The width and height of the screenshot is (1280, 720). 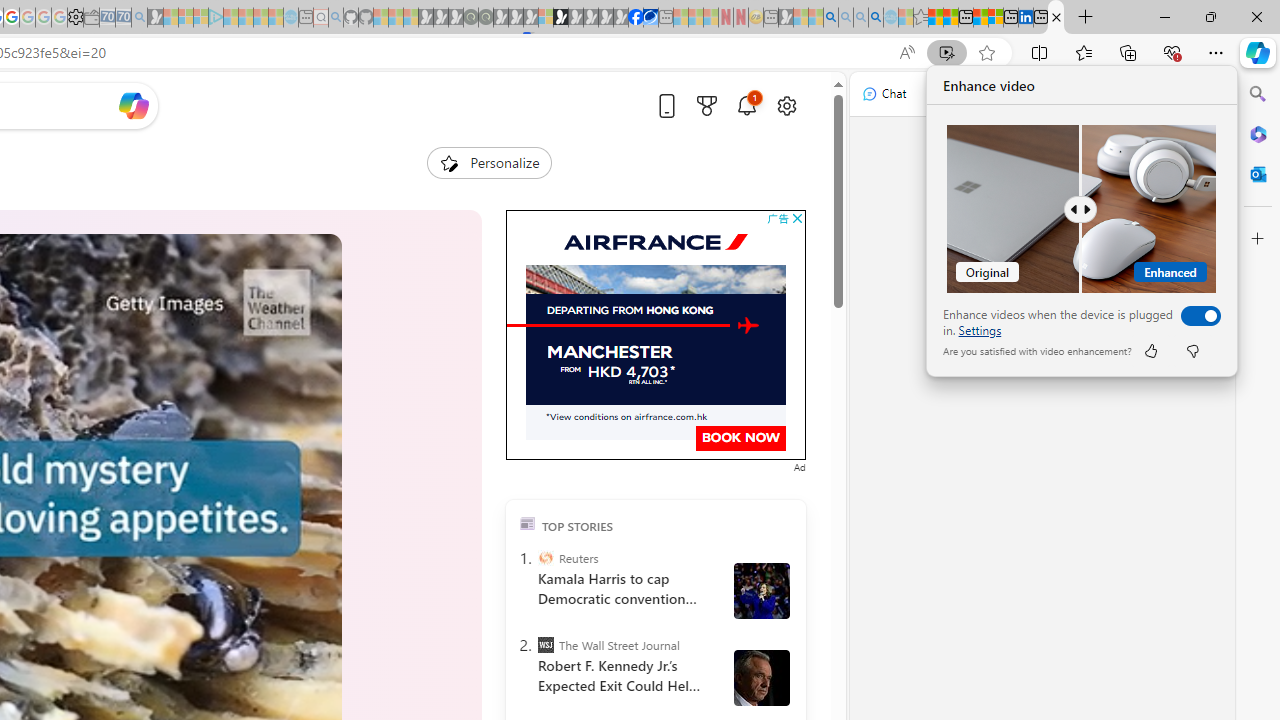 What do you see at coordinates (545, 645) in the screenshot?
I see `'The Wall Street Journal'` at bounding box center [545, 645].